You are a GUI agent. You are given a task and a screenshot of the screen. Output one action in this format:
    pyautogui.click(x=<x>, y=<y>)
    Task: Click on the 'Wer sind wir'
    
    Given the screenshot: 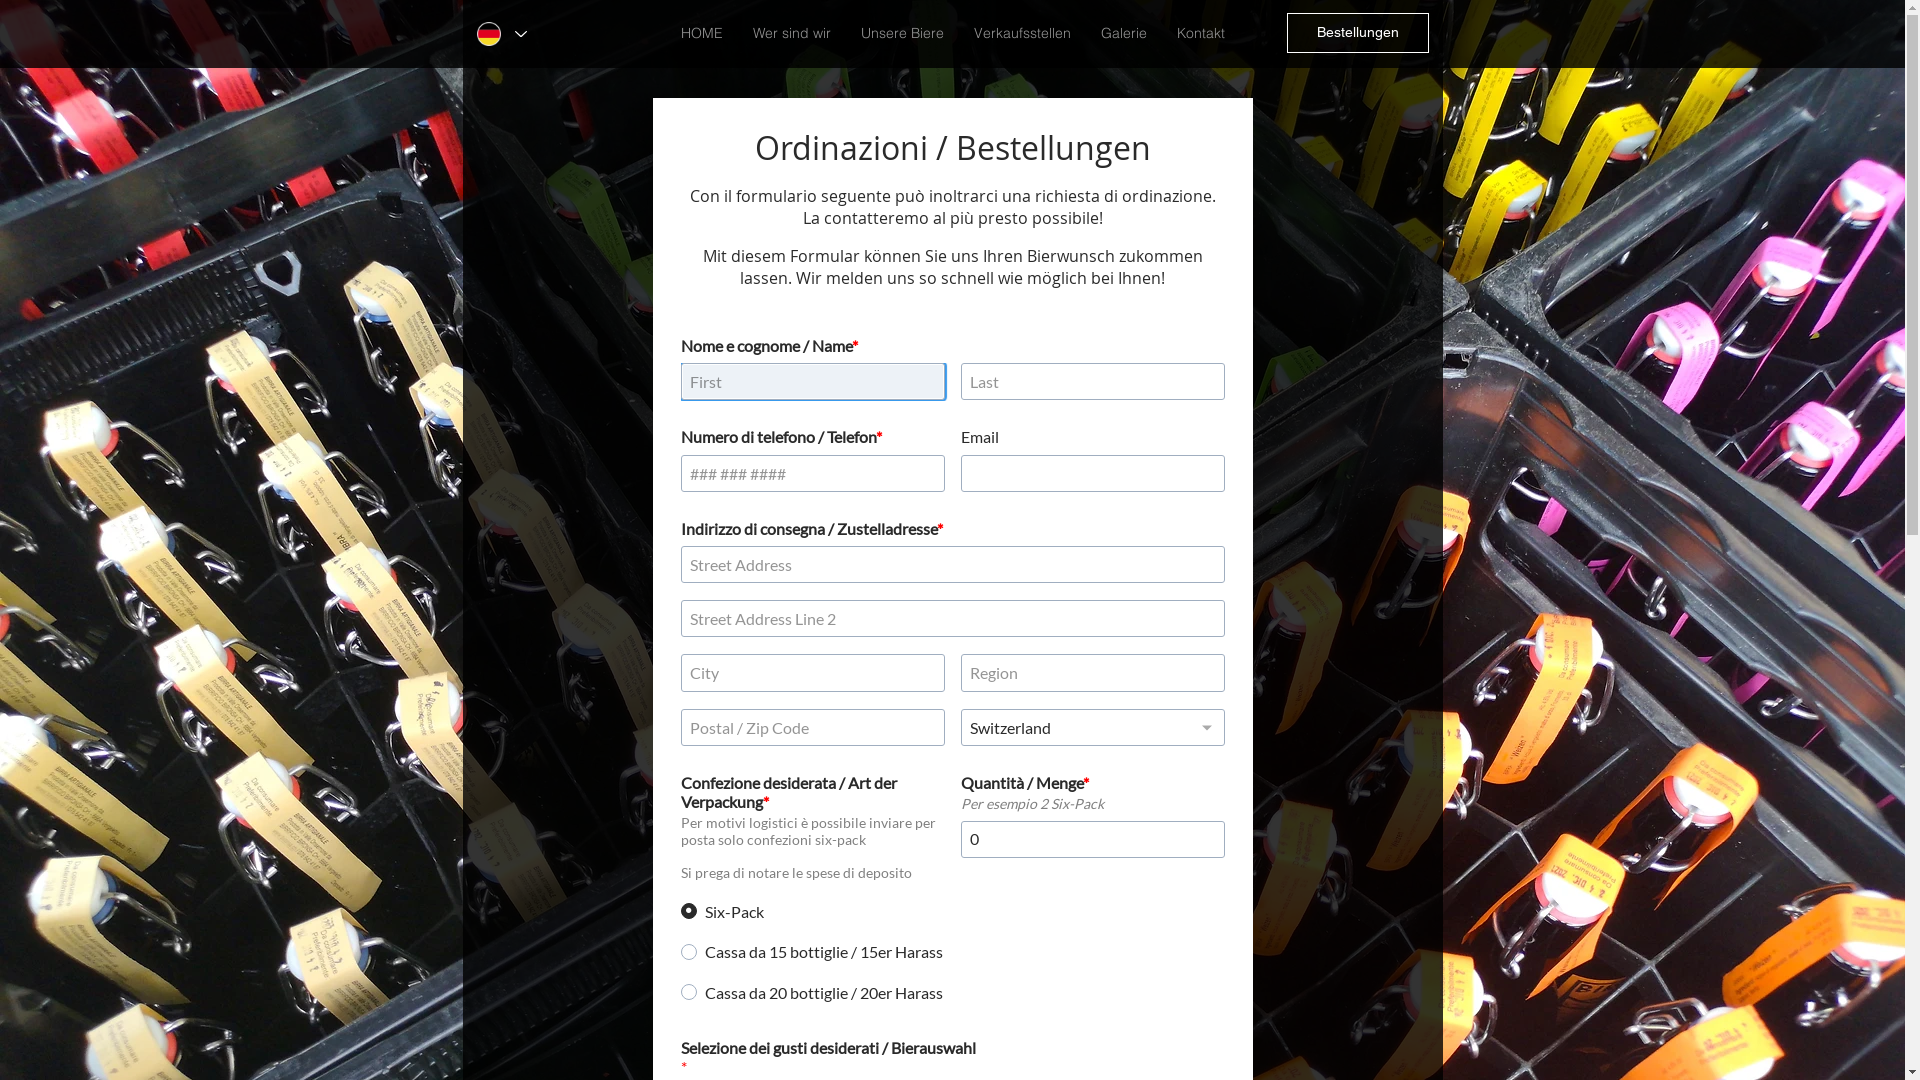 What is the action you would take?
    pyautogui.click(x=791, y=33)
    